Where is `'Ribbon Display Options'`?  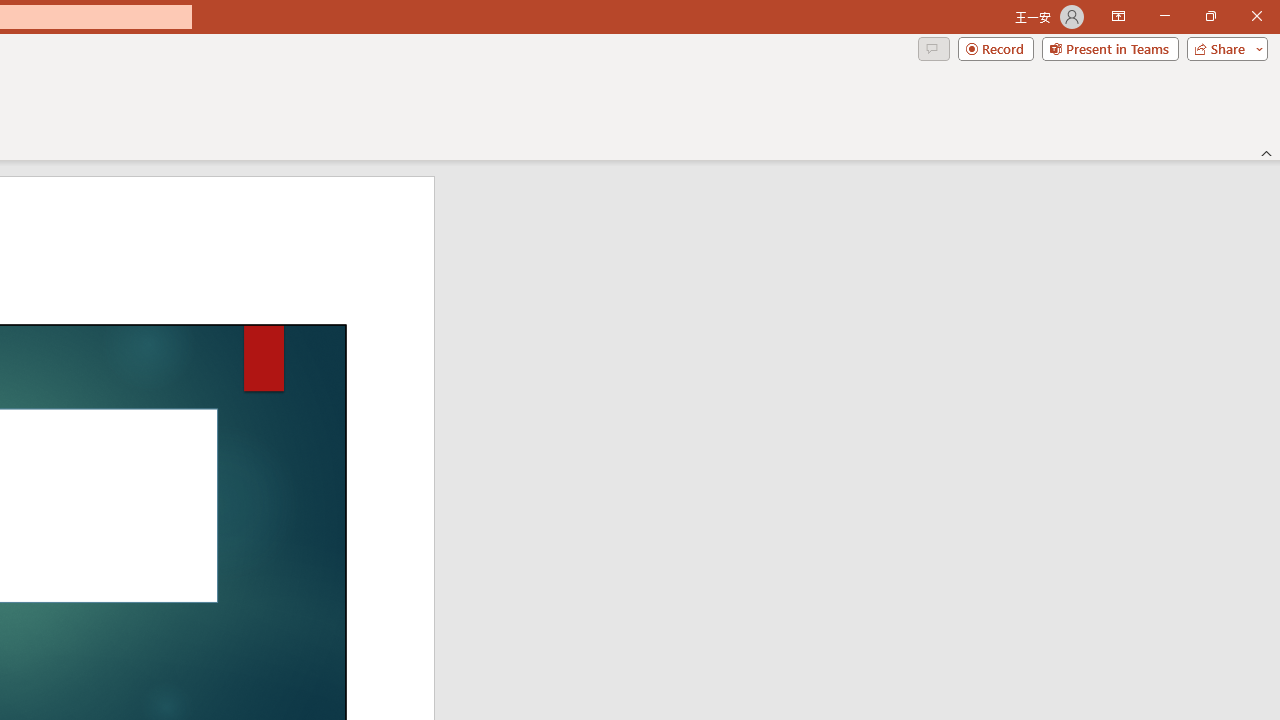
'Ribbon Display Options' is located at coordinates (1117, 16).